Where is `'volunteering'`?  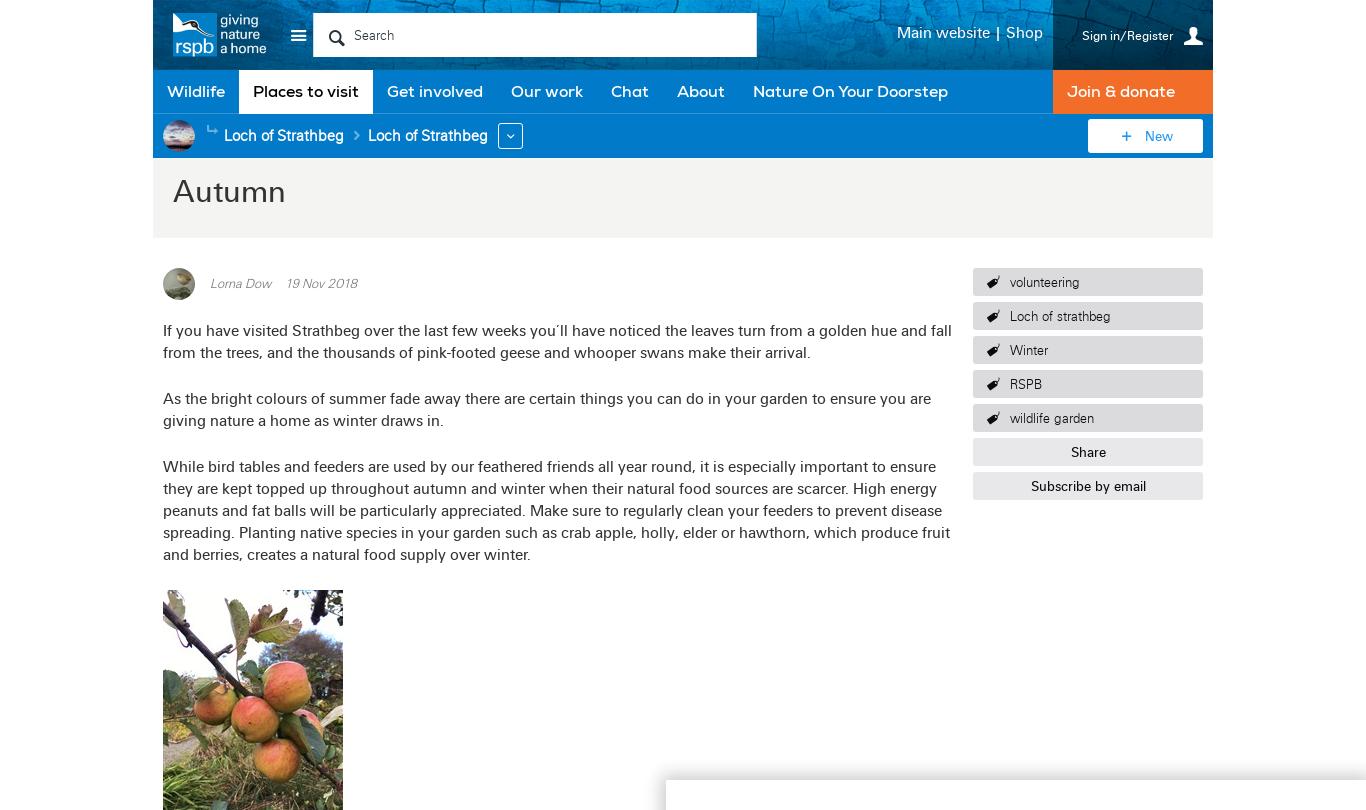
'volunteering' is located at coordinates (1043, 280).